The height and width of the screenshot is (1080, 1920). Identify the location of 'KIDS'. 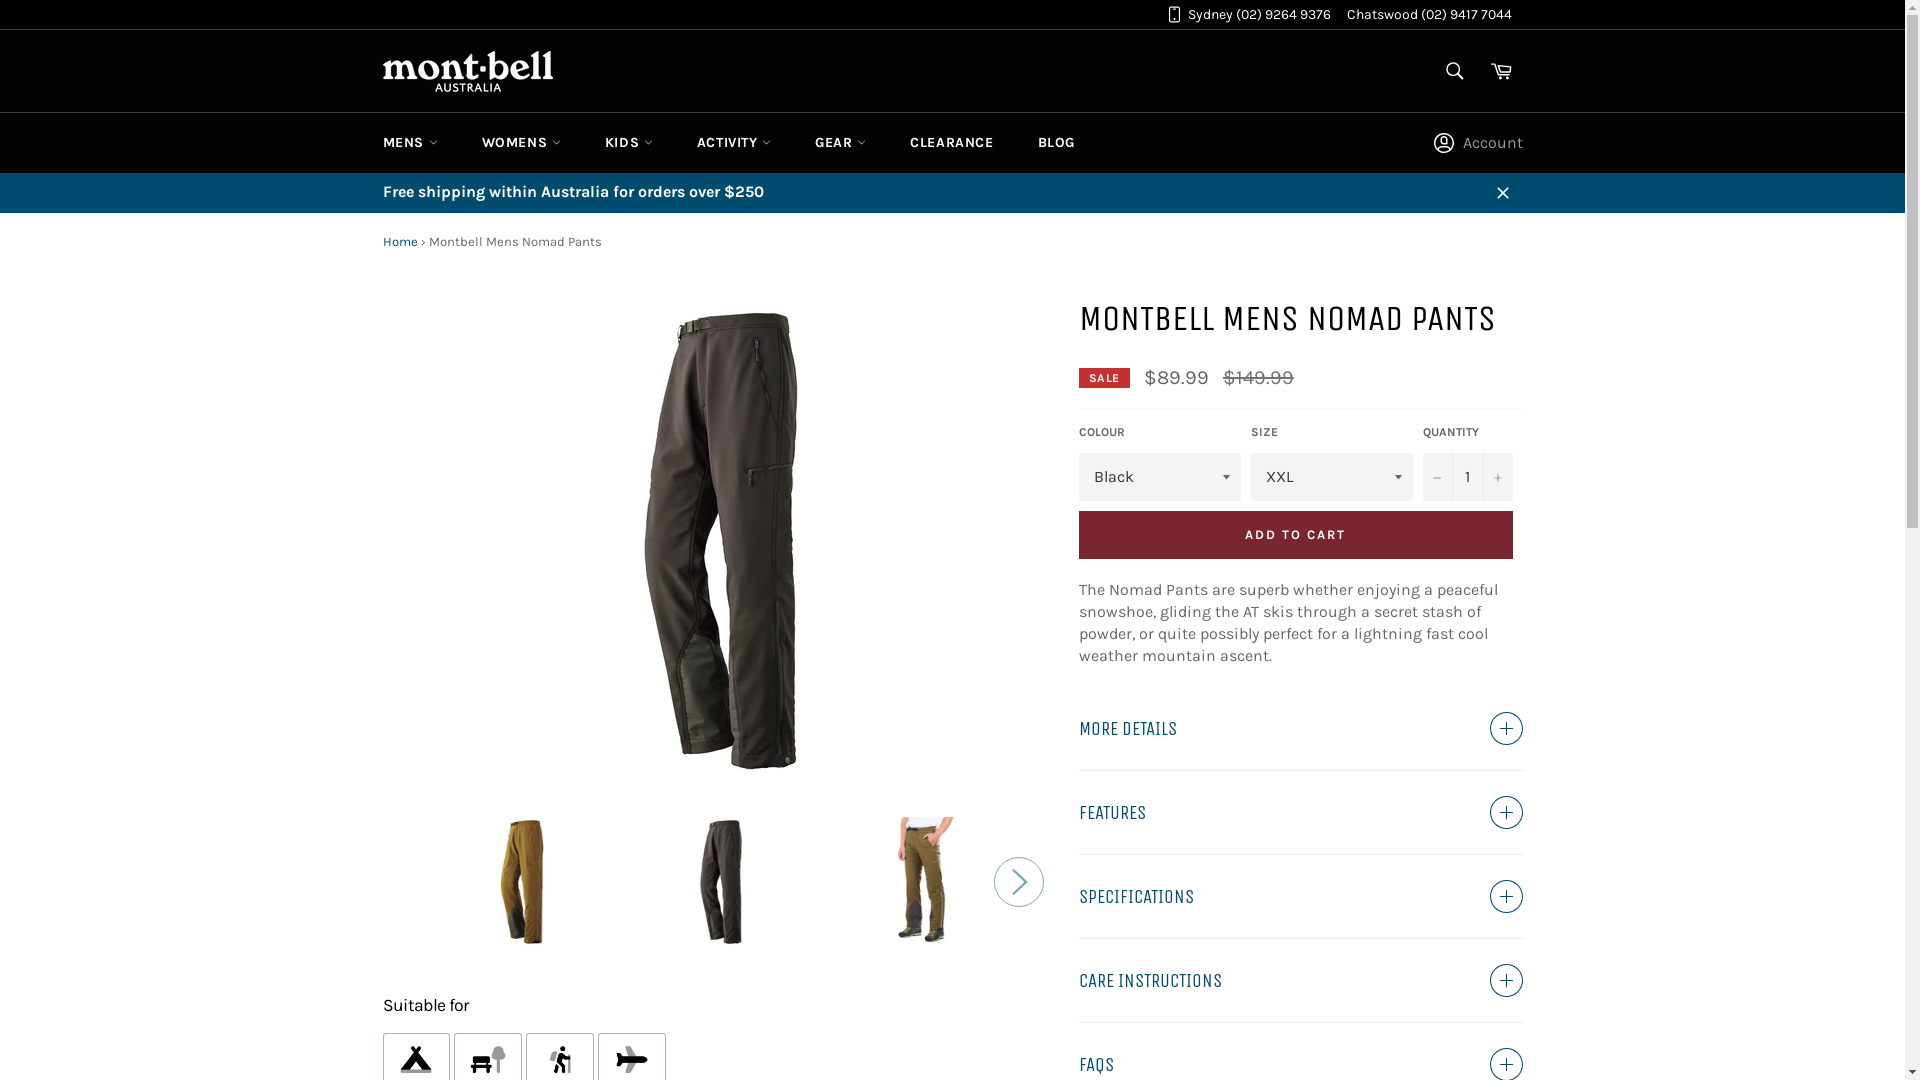
(584, 141).